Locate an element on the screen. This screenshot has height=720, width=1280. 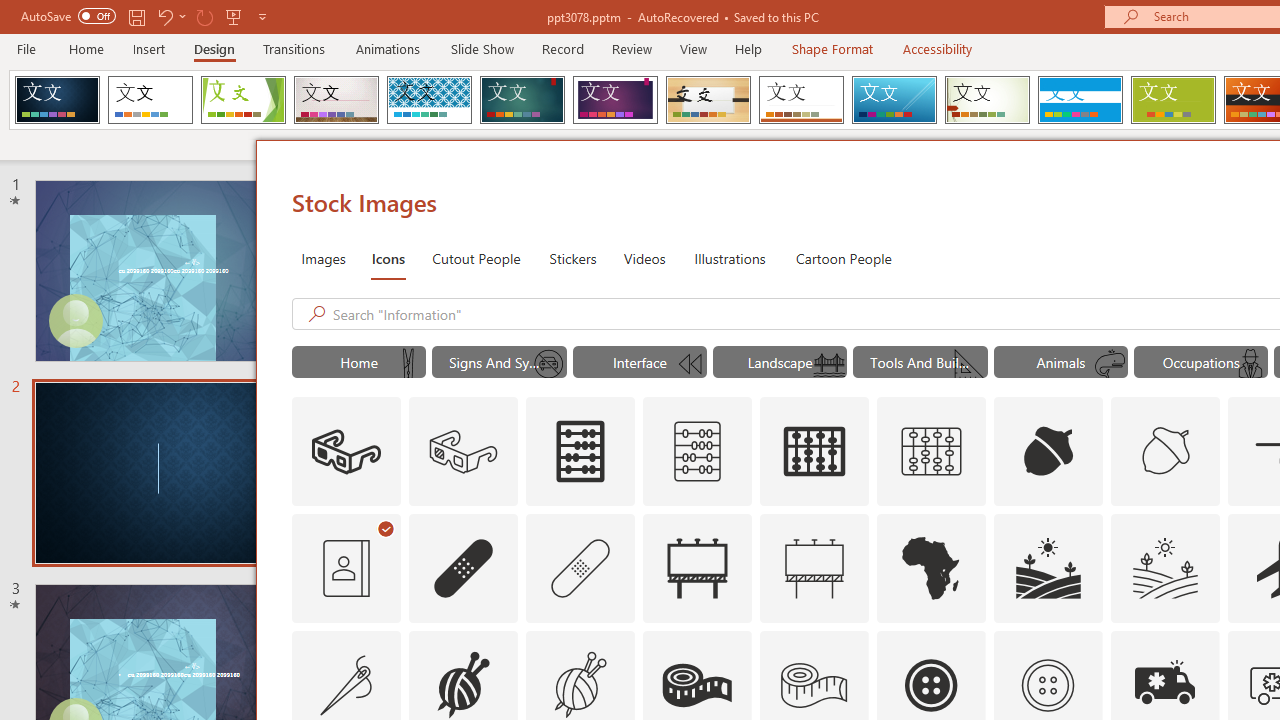
'AutomationID: Icons_AdhesiveBandage' is located at coordinates (463, 568).